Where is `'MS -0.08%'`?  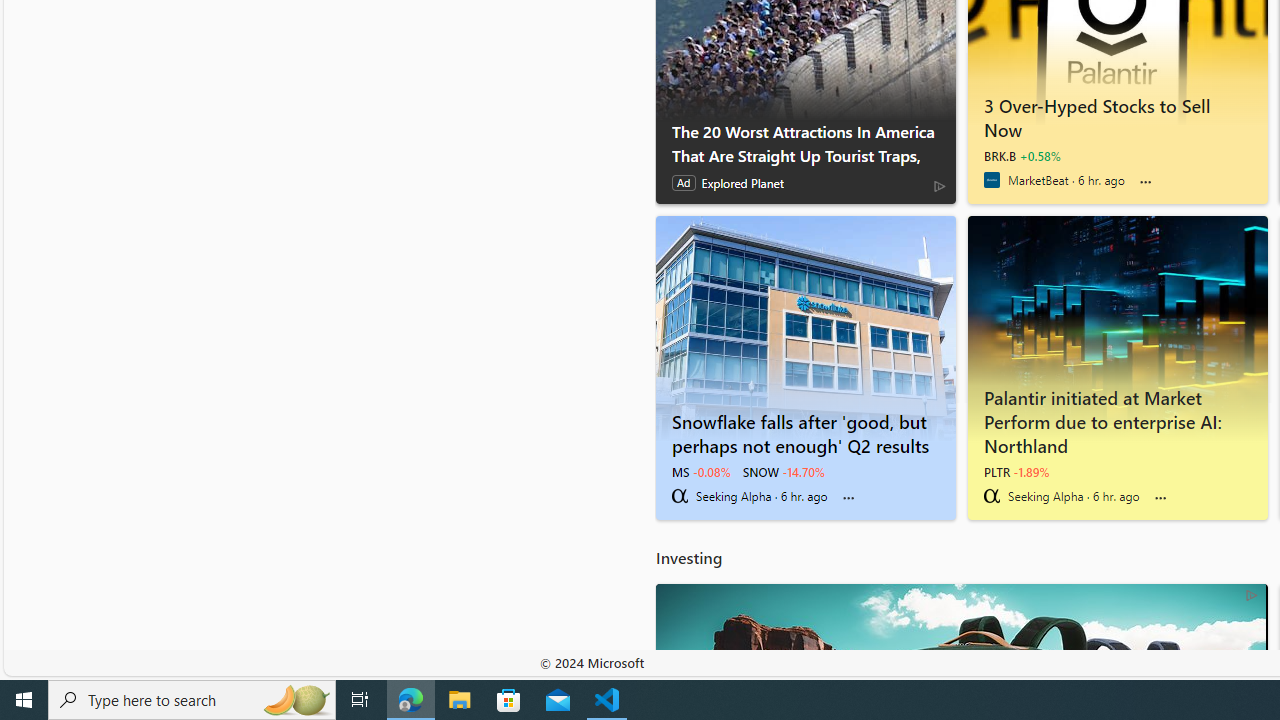 'MS -0.08%' is located at coordinates (700, 471).